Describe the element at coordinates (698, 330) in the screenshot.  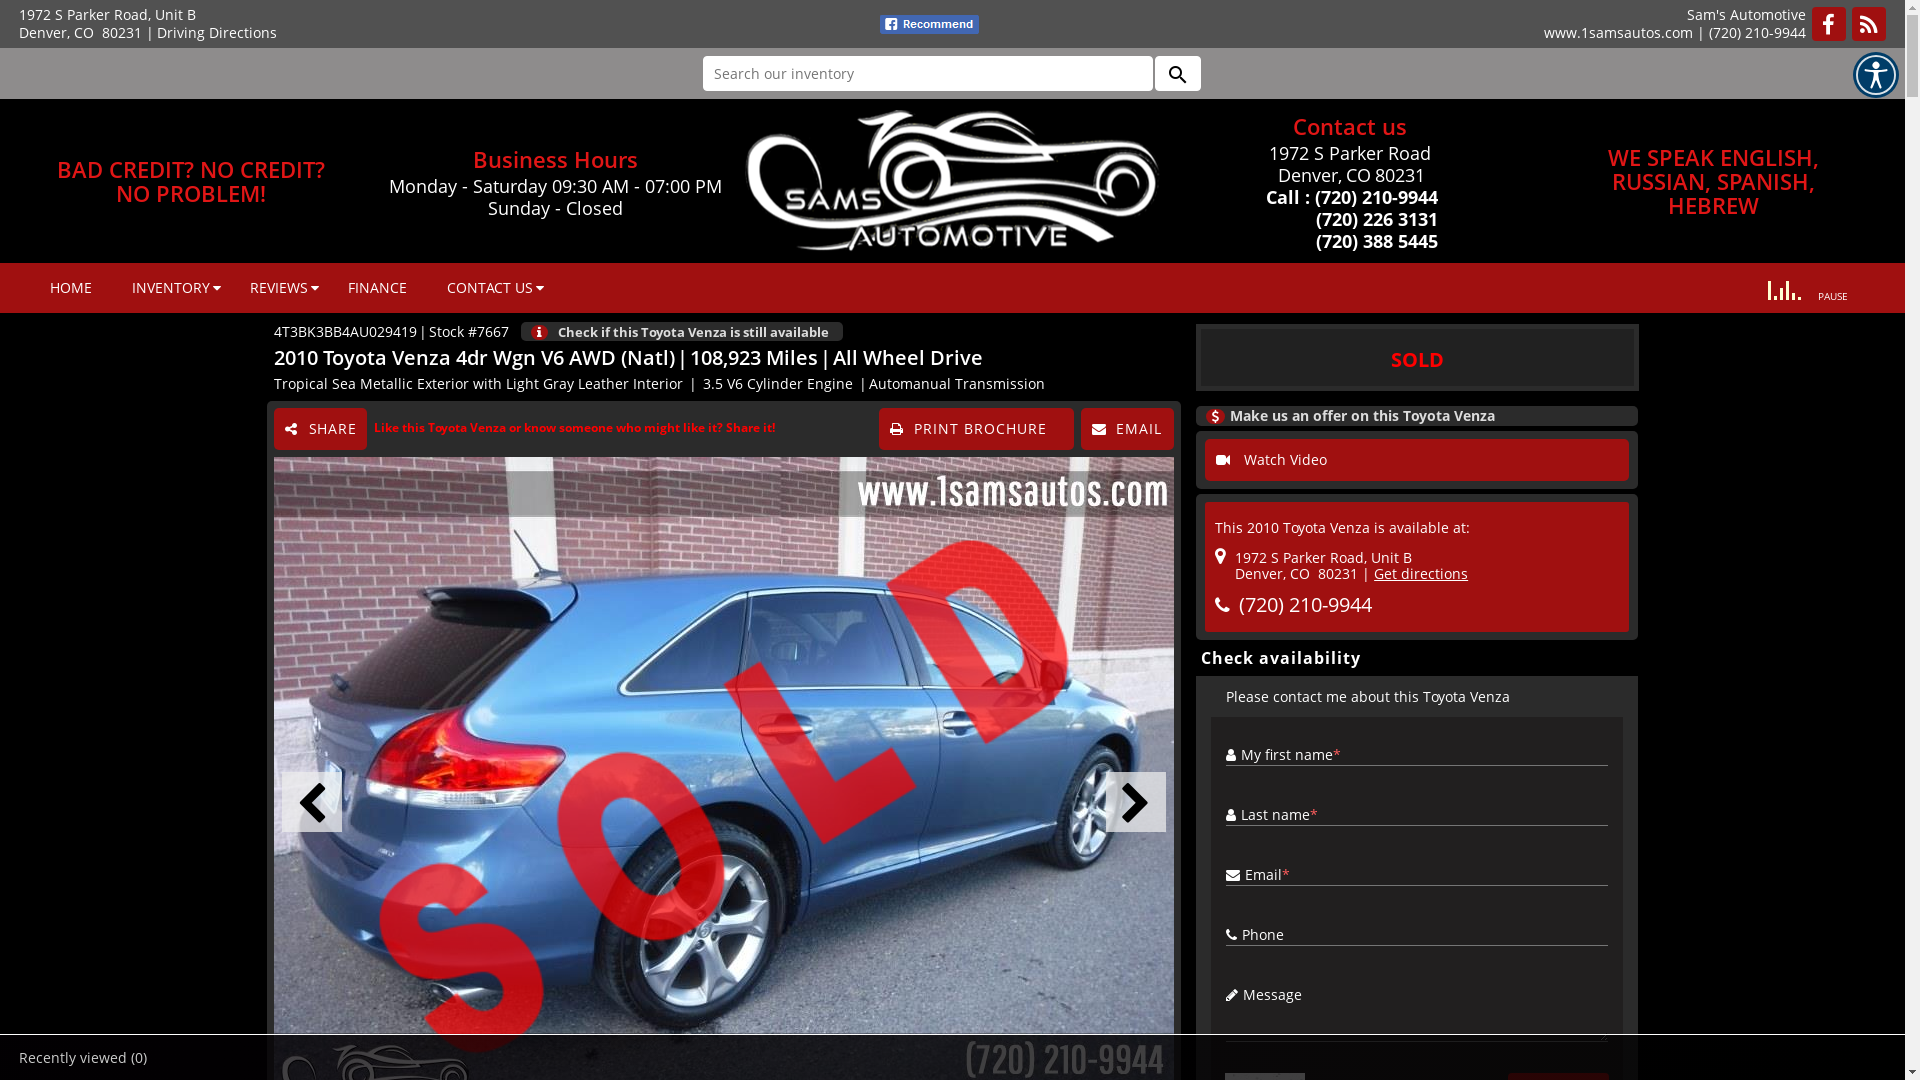
I see `'Check if this Toyota Venza is still available'` at that location.